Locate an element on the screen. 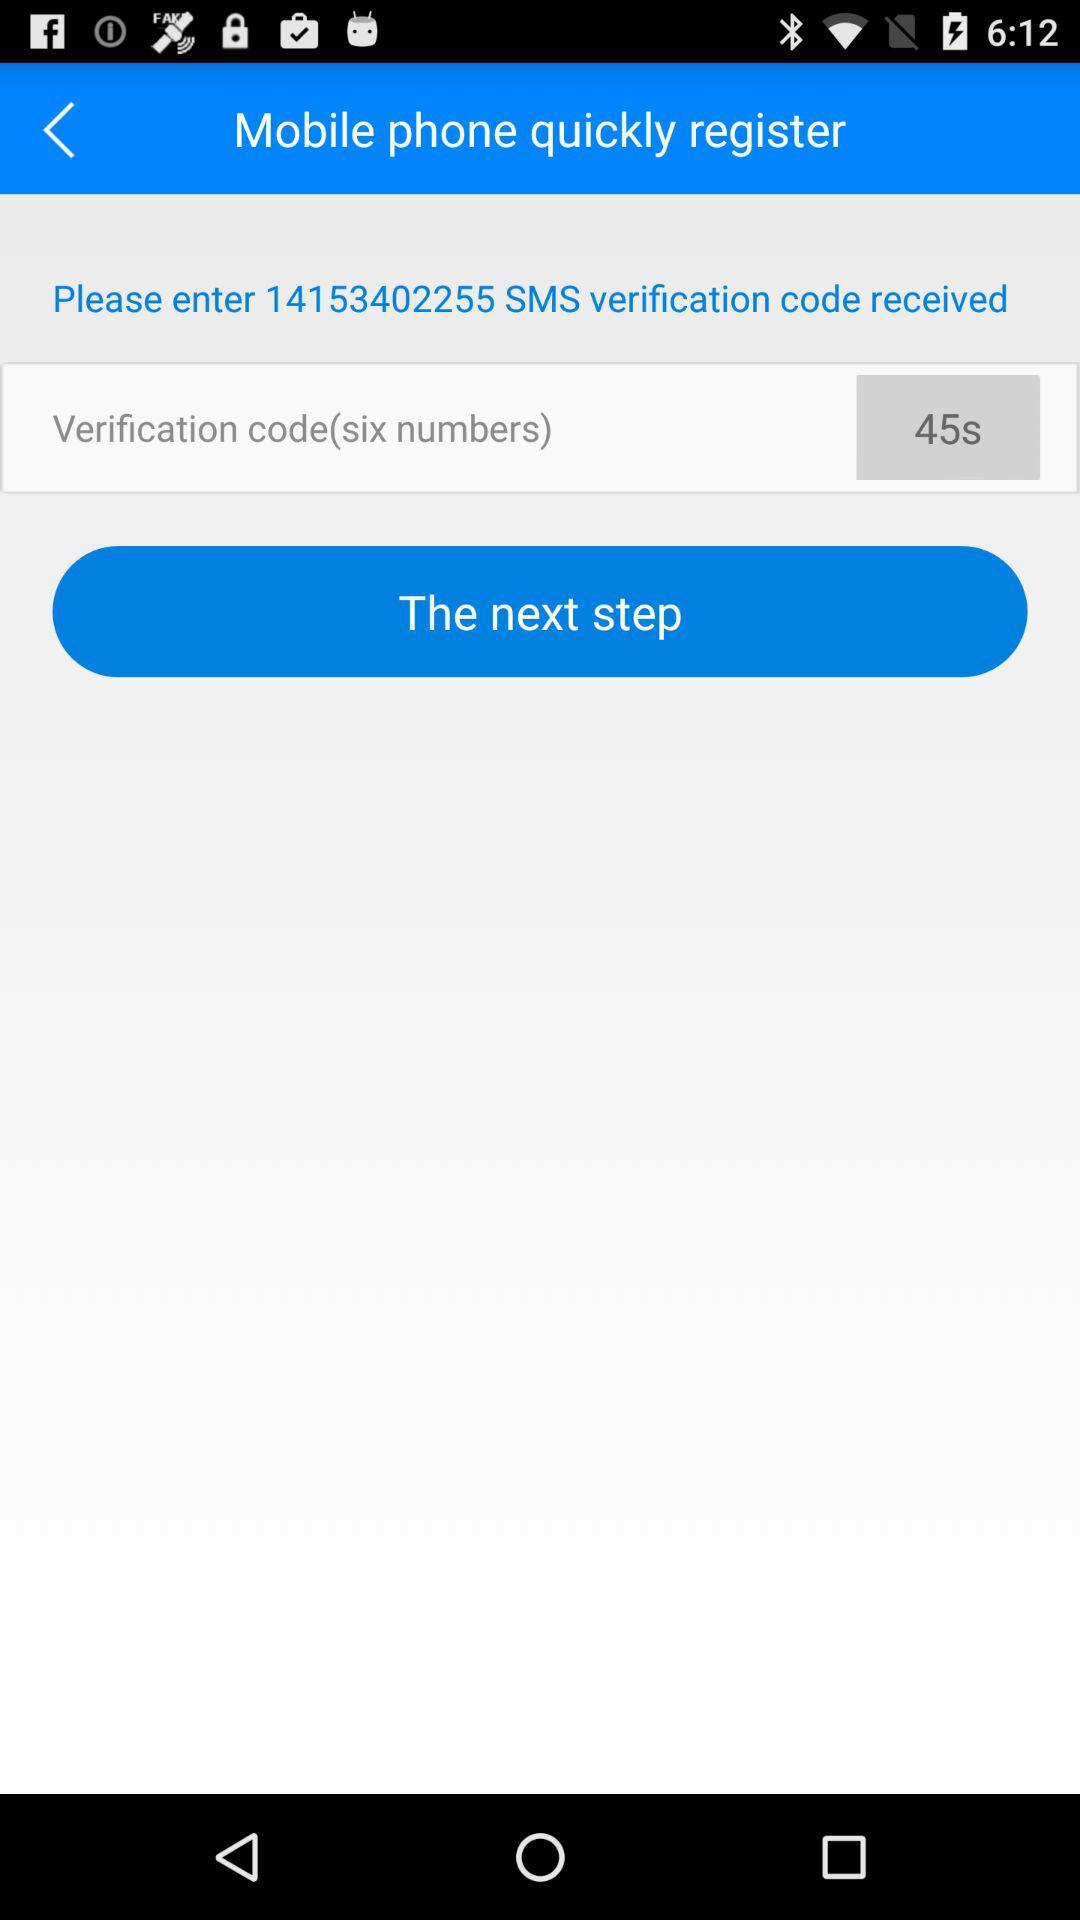 The image size is (1080, 1920). the next step item is located at coordinates (540, 610).